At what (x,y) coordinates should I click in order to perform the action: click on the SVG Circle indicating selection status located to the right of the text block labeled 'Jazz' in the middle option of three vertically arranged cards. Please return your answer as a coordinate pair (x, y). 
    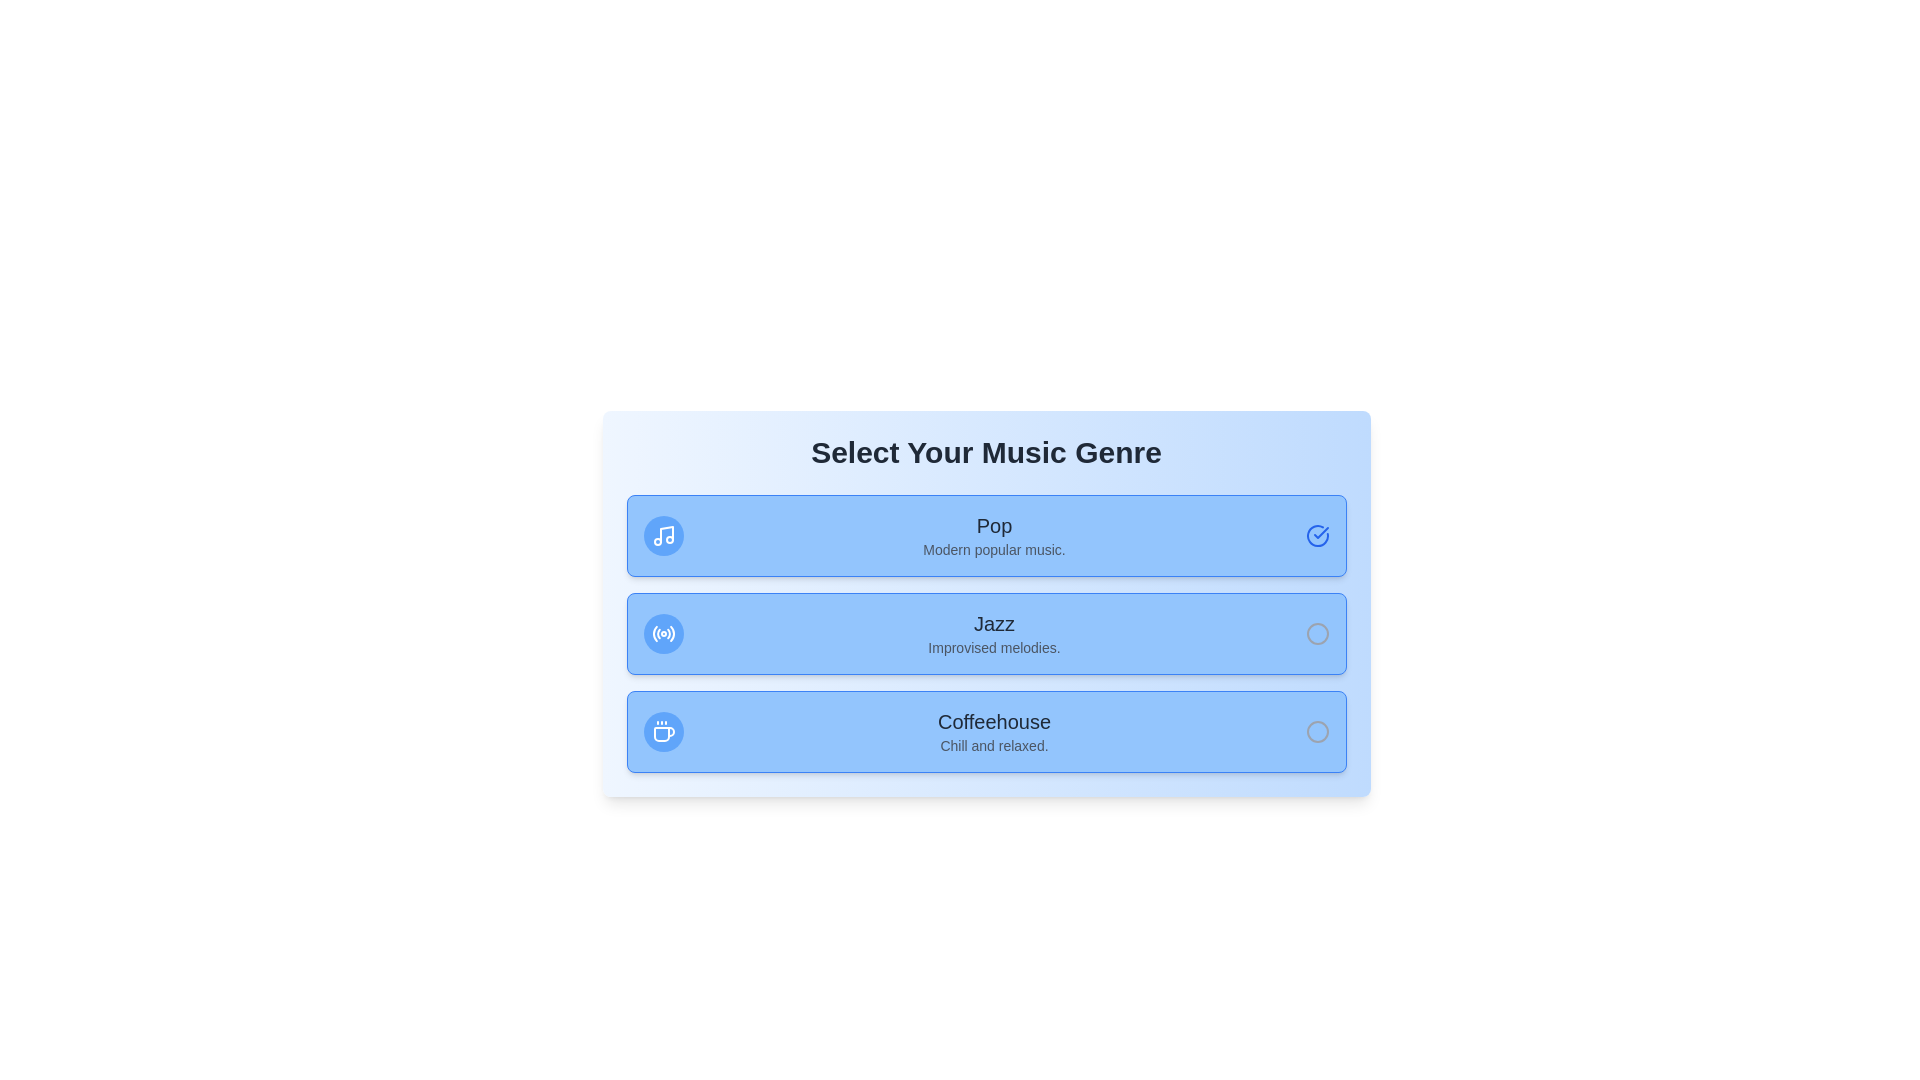
    Looking at the image, I should click on (1317, 633).